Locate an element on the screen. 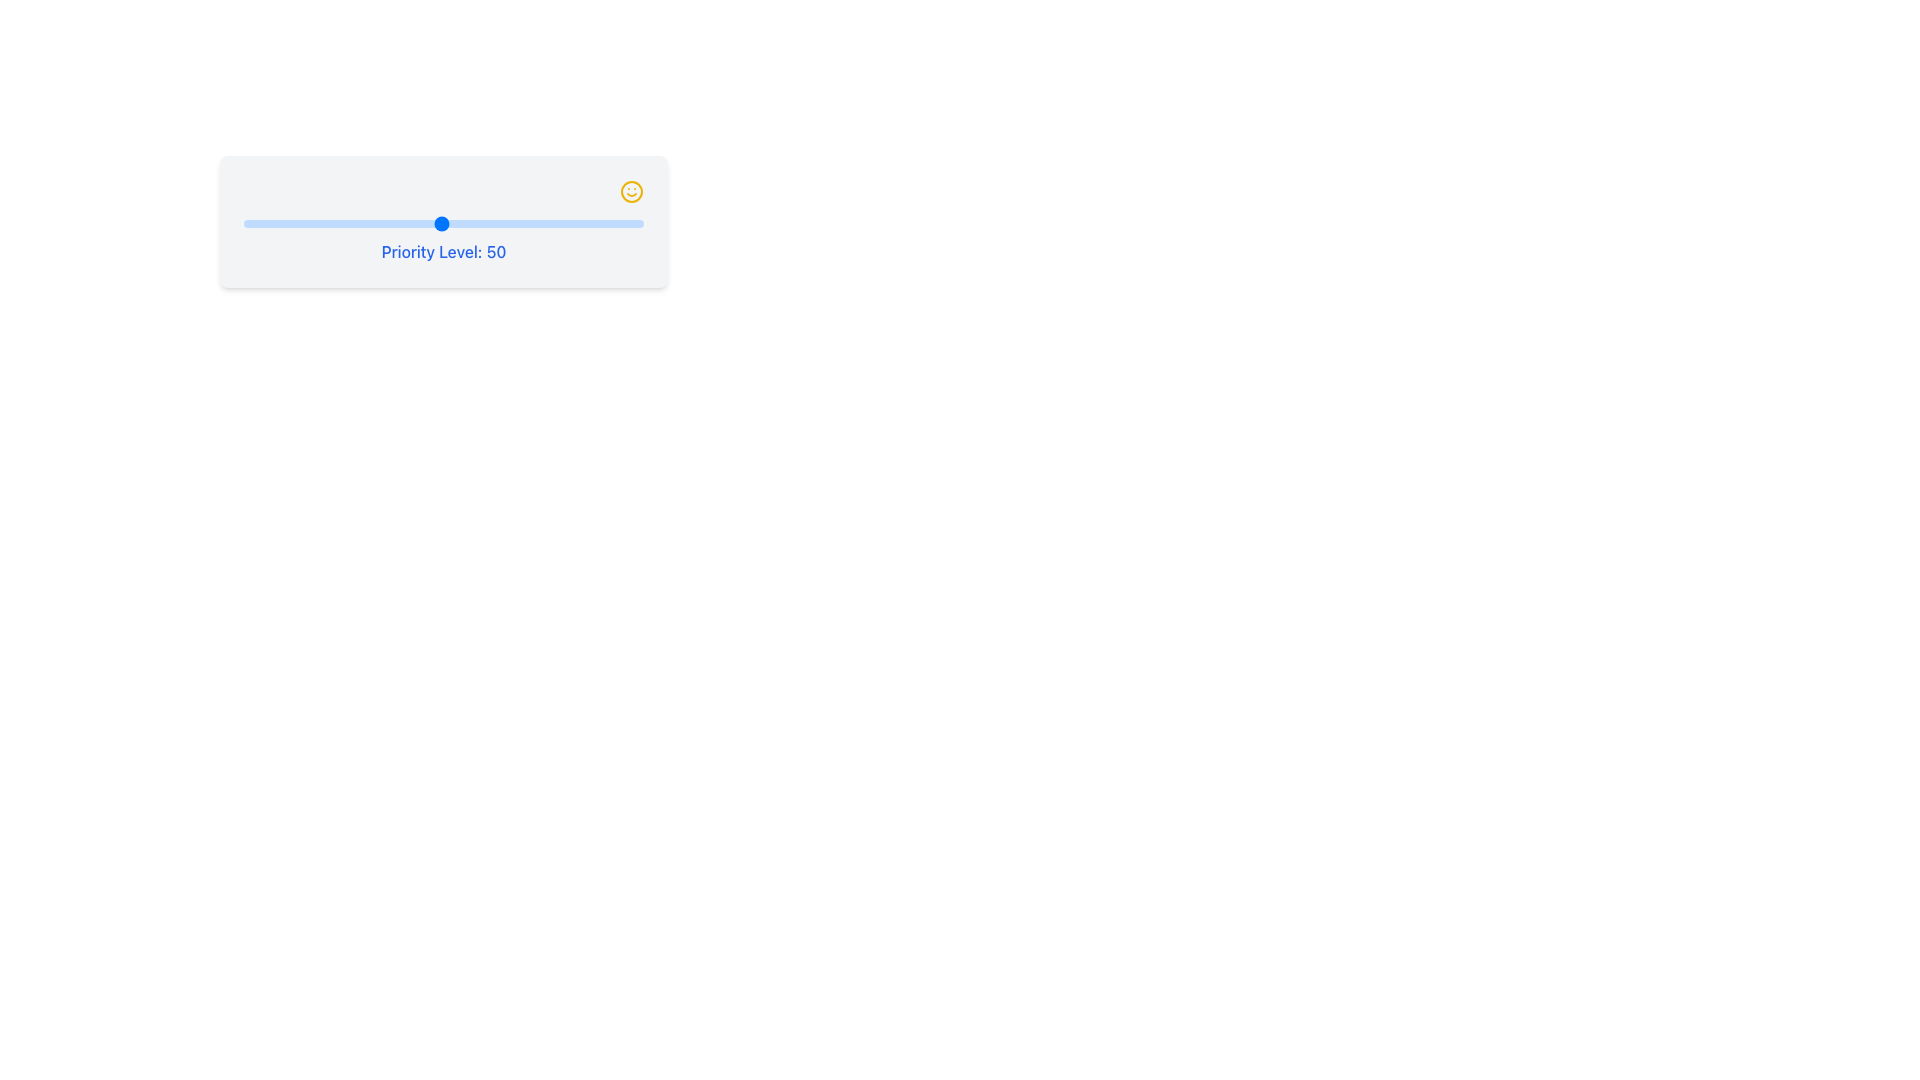 The height and width of the screenshot is (1080, 1920). the priority level is located at coordinates (477, 223).